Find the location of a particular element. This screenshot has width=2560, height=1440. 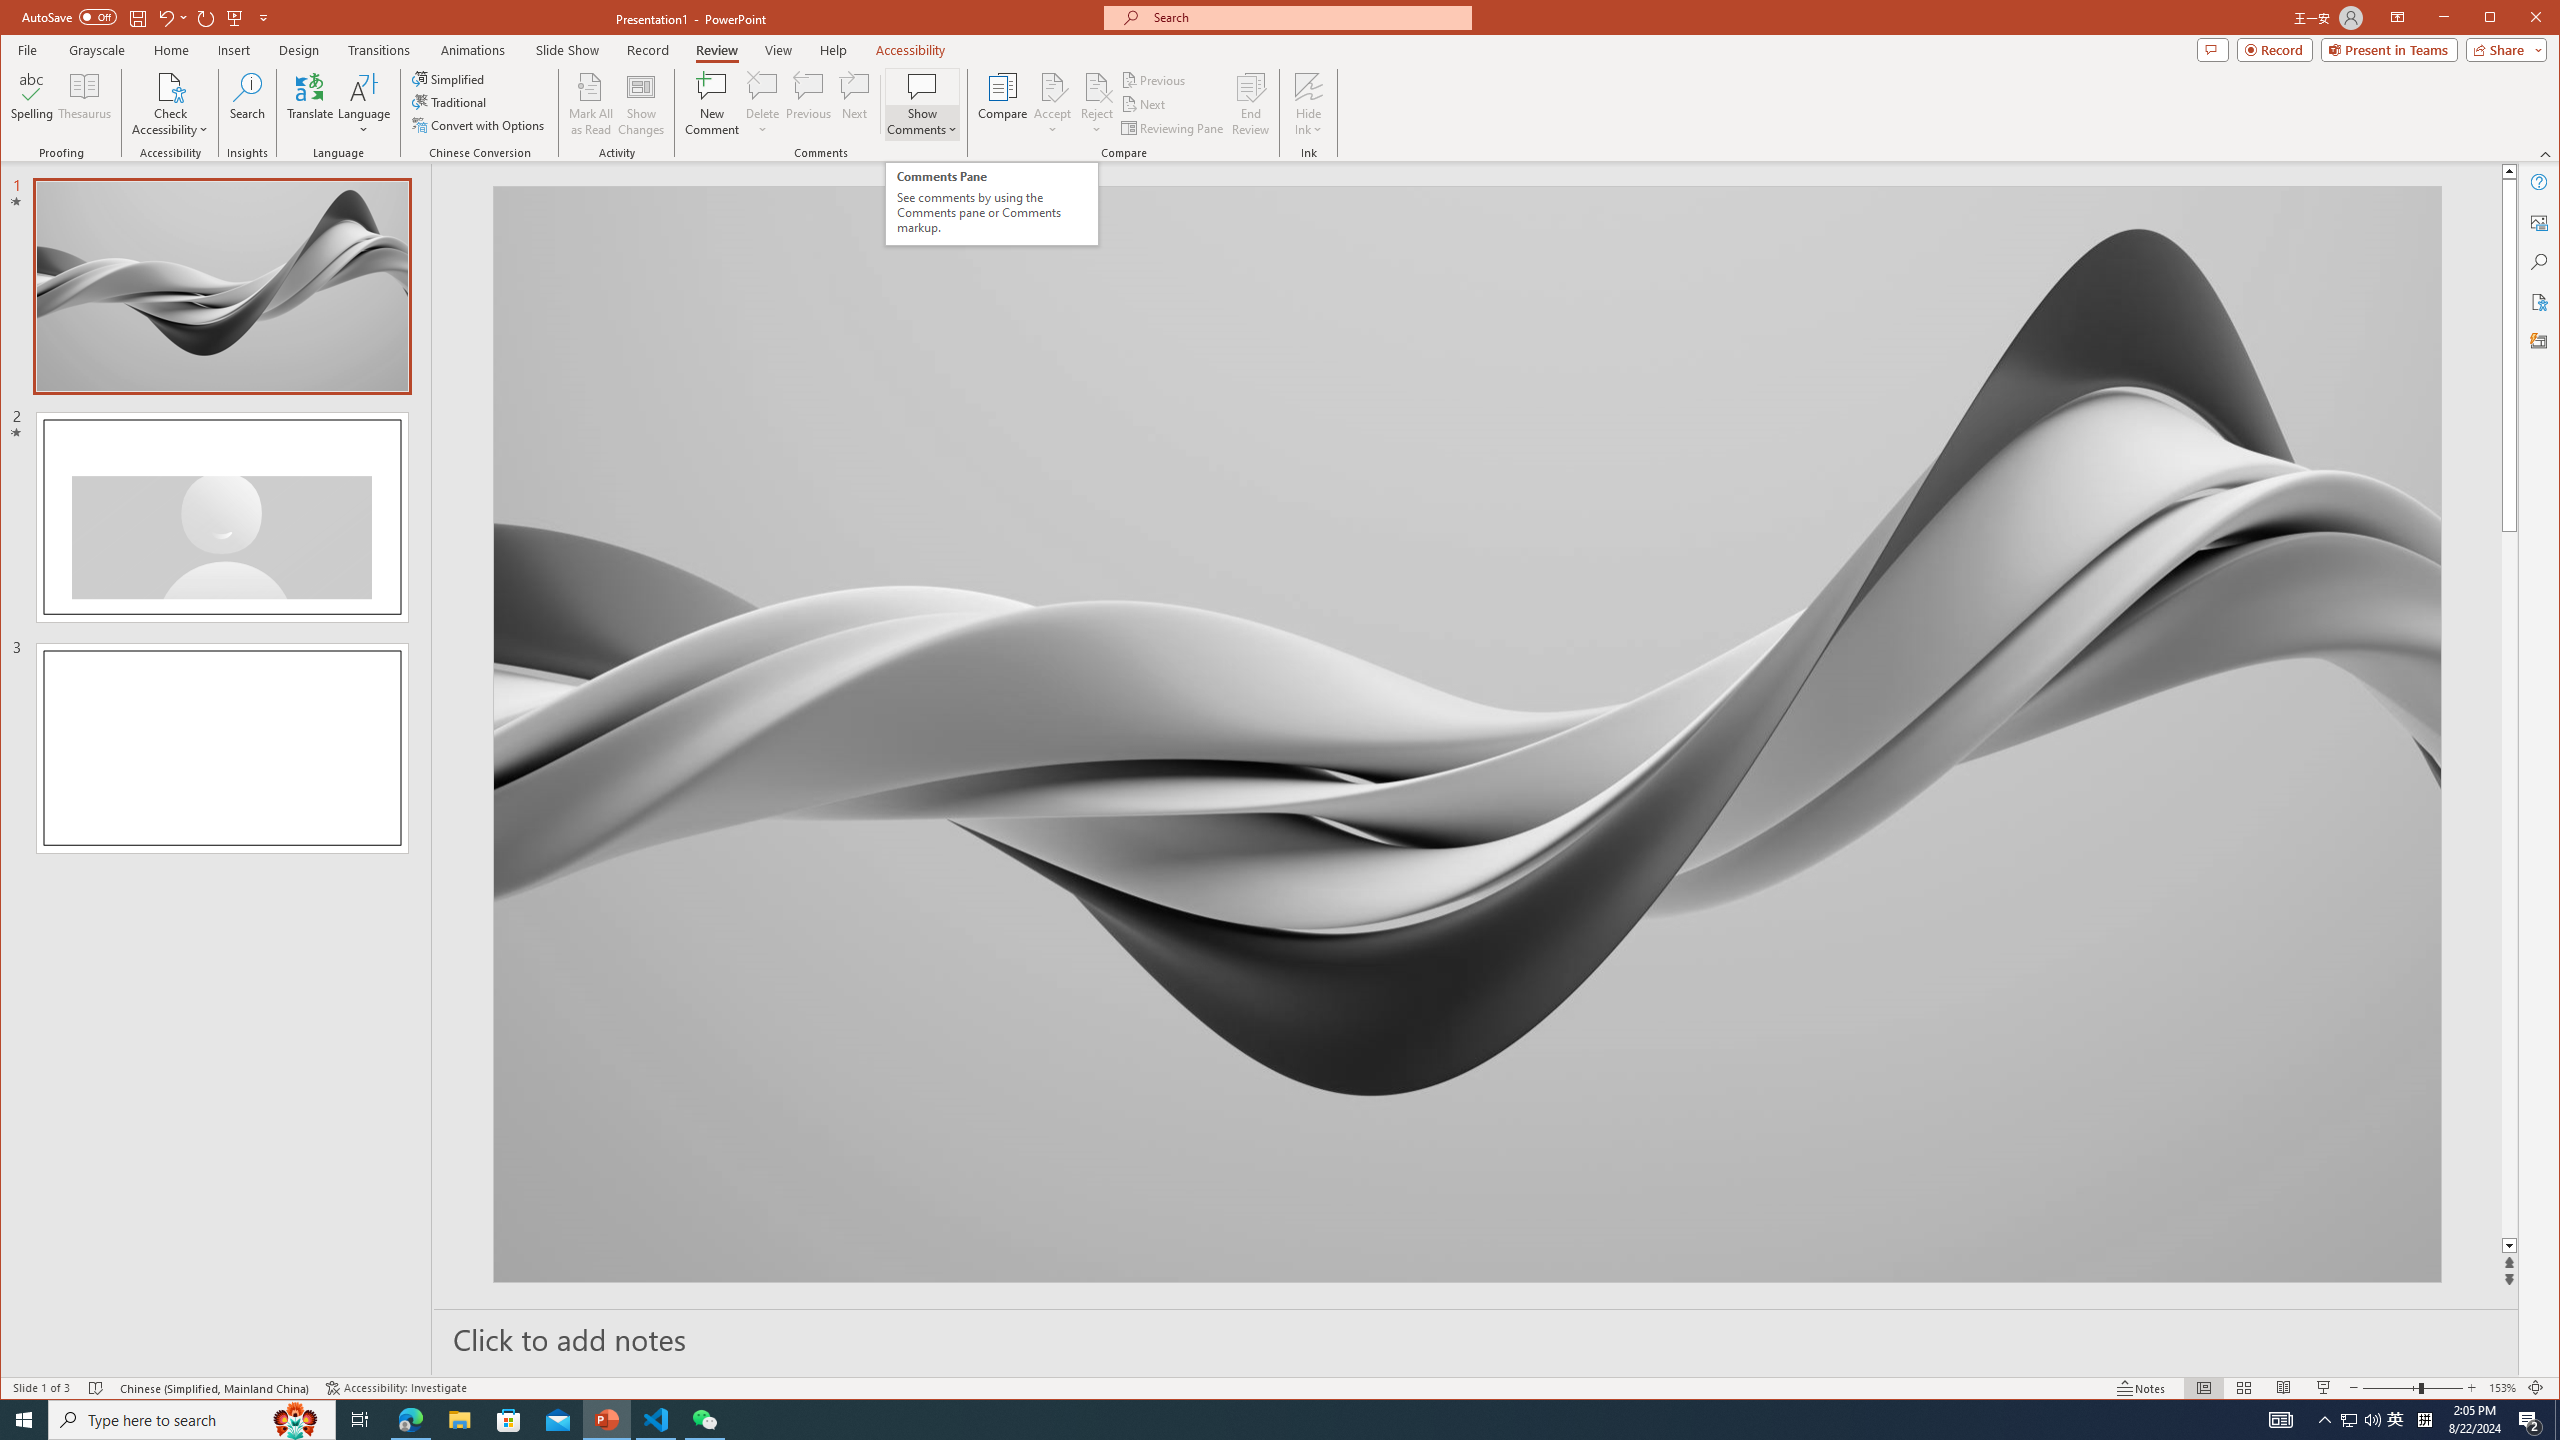

'Language' is located at coordinates (363, 103).